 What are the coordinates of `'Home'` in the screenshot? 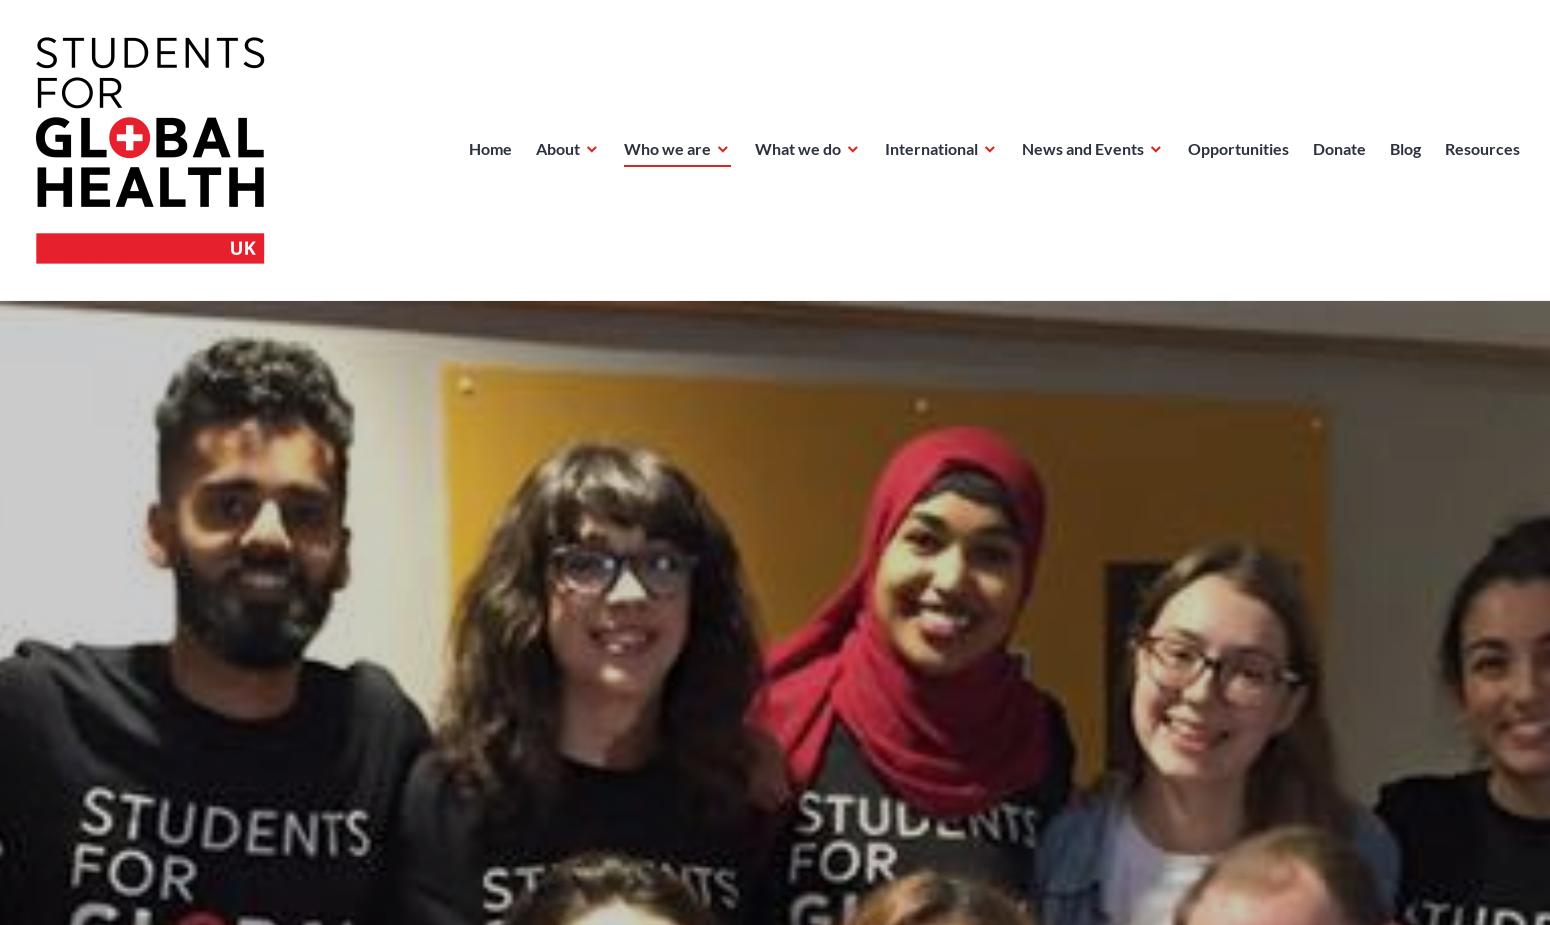 It's located at (489, 147).